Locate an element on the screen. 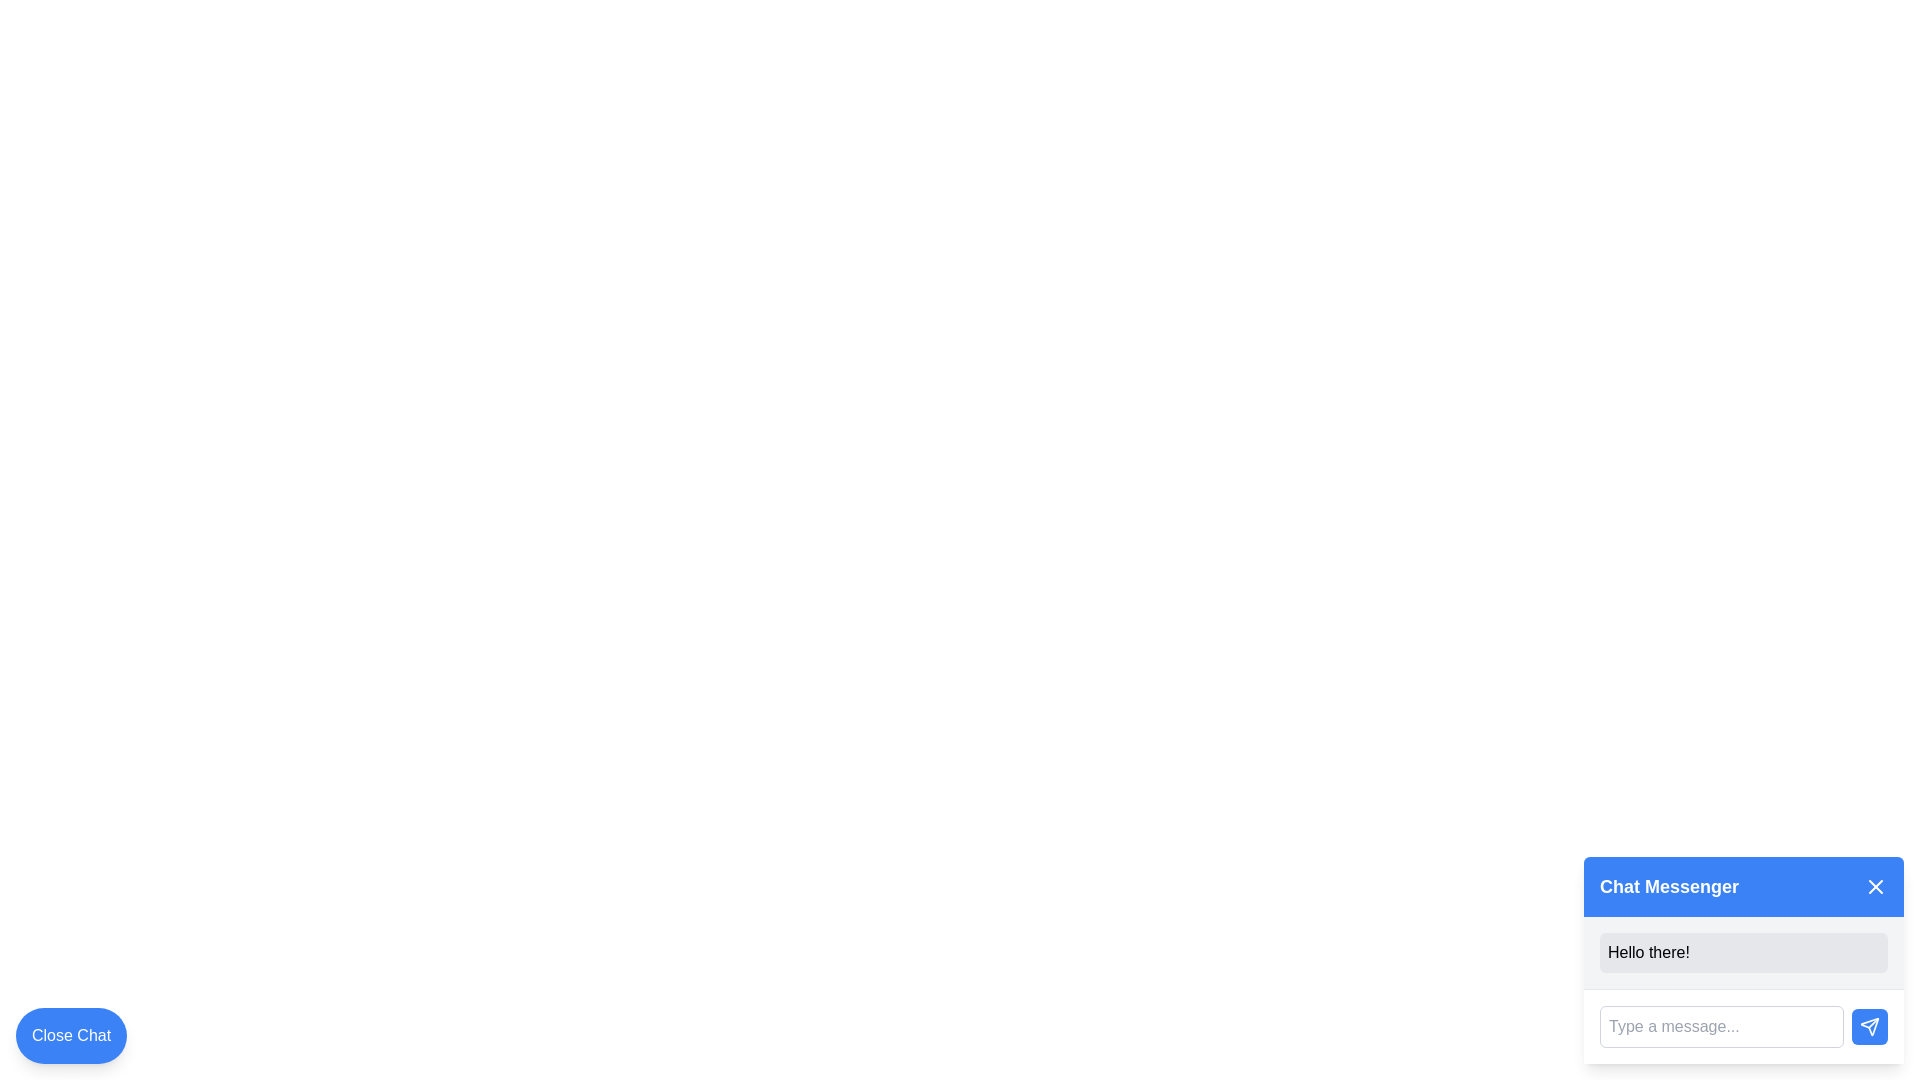  the stand-alone button located at the bottom-left corner of the application interface is located at coordinates (71, 1035).